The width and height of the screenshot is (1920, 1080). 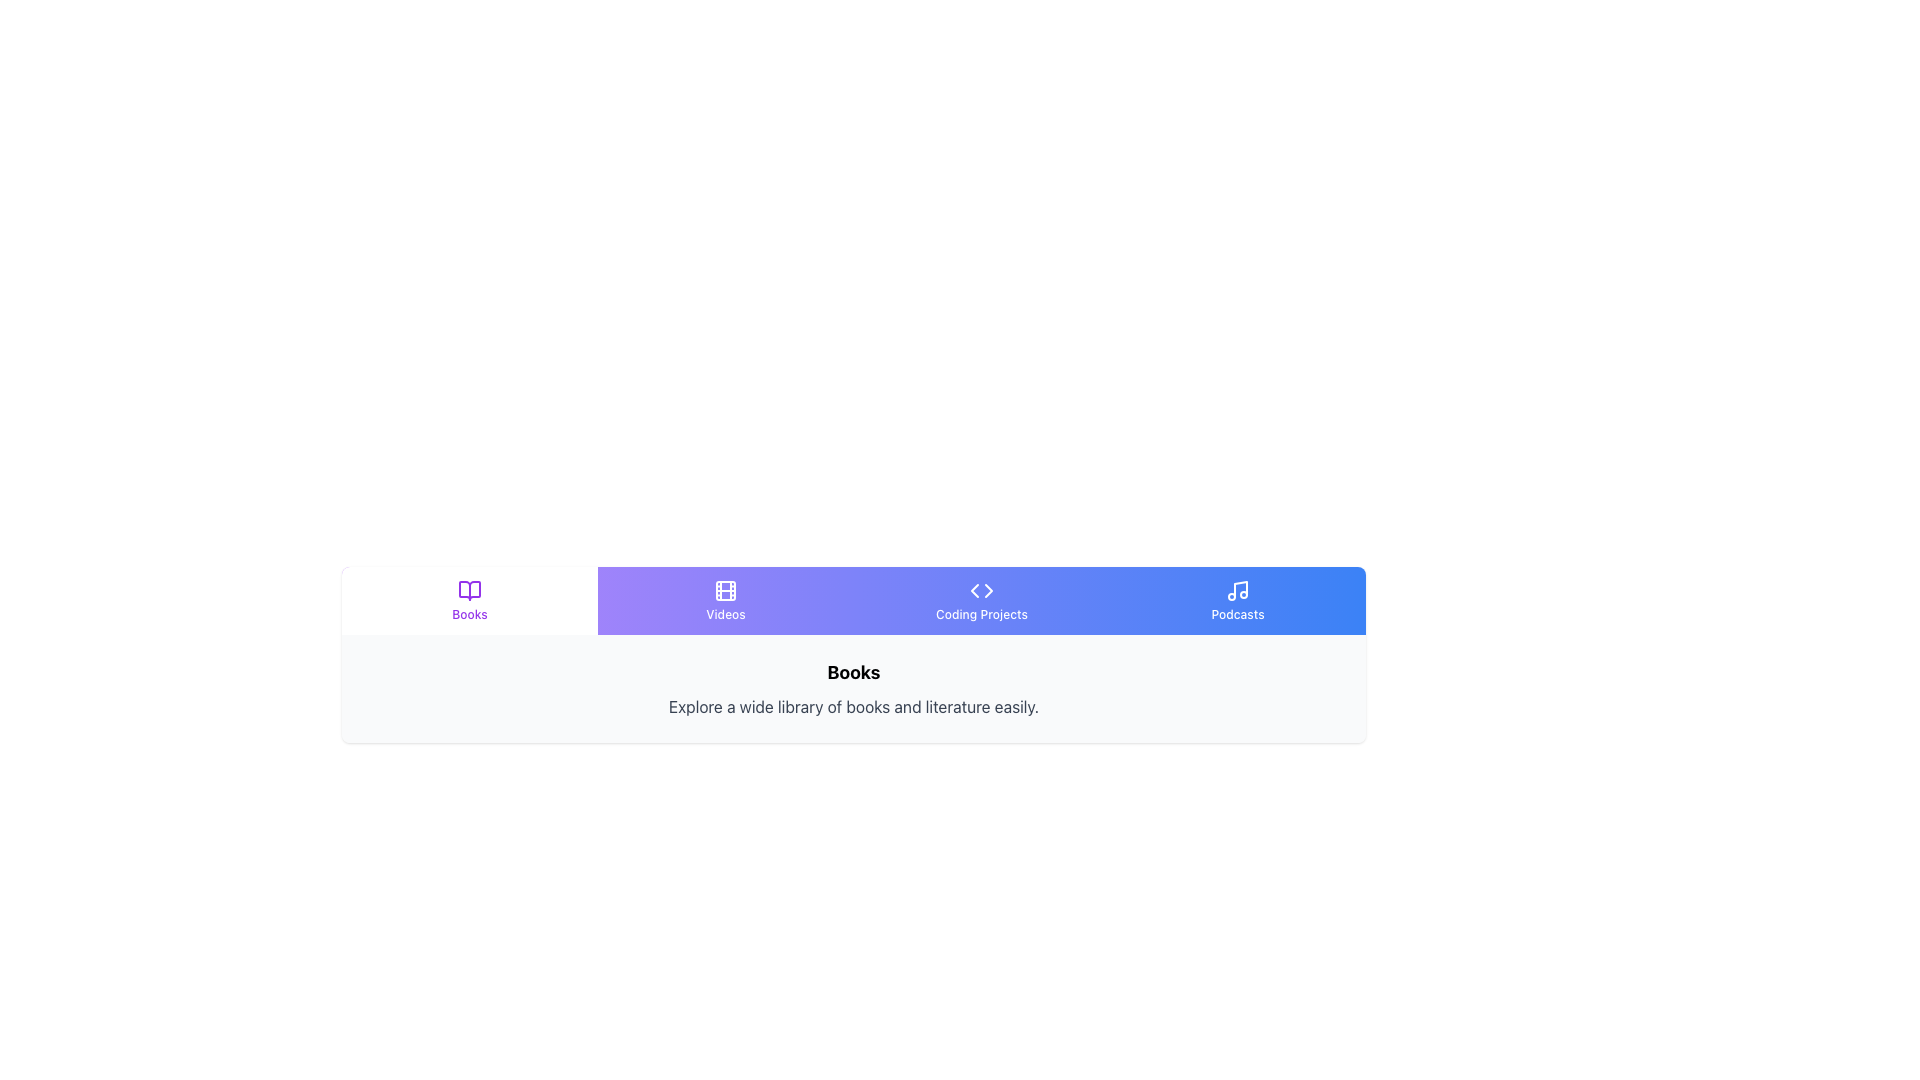 I want to click on the 'Videos' tab, which is the second tab in the navigation menu featuring a film reel icon and transitioning gradient background, so click(x=724, y=600).